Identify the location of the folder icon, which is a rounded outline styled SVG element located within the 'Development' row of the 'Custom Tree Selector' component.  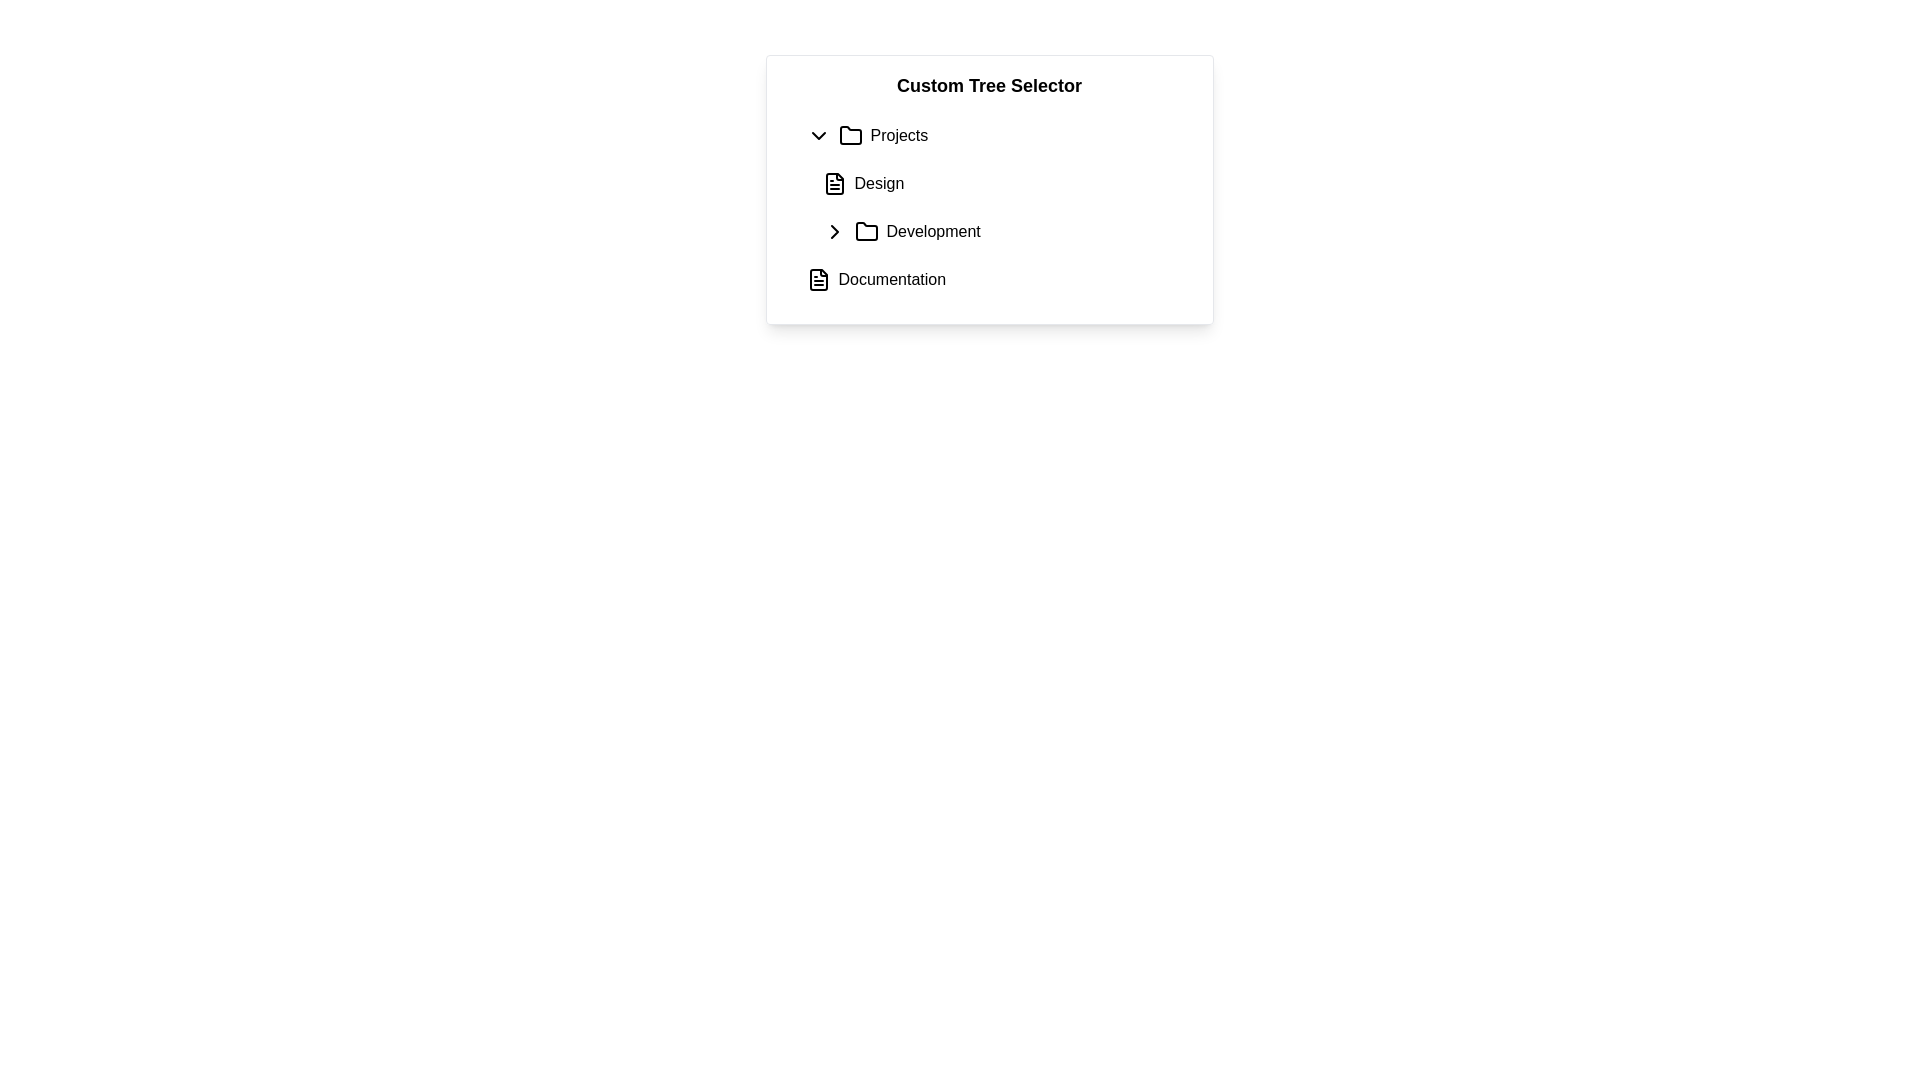
(866, 230).